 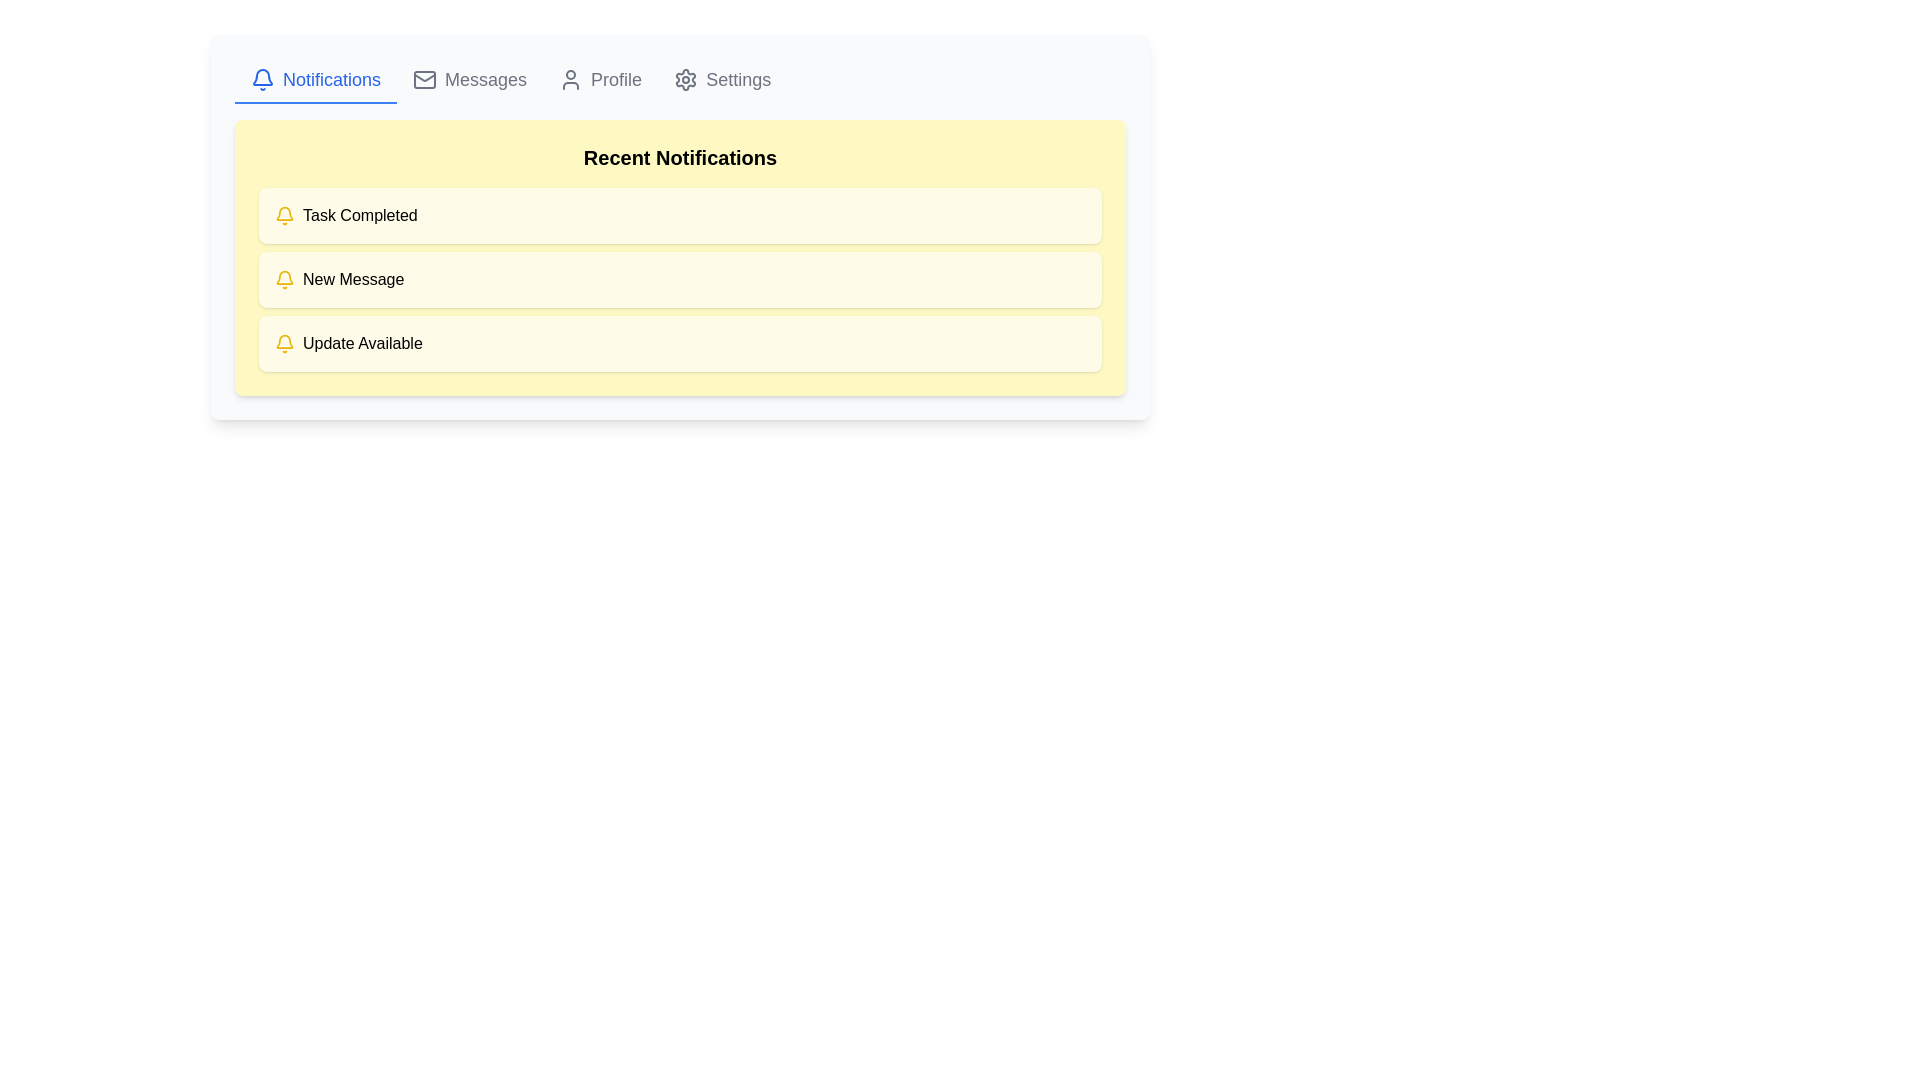 What do you see at coordinates (469, 80) in the screenshot?
I see `the 'Messages' navigation button, which is styled with a gray font and an envelope icon` at bounding box center [469, 80].